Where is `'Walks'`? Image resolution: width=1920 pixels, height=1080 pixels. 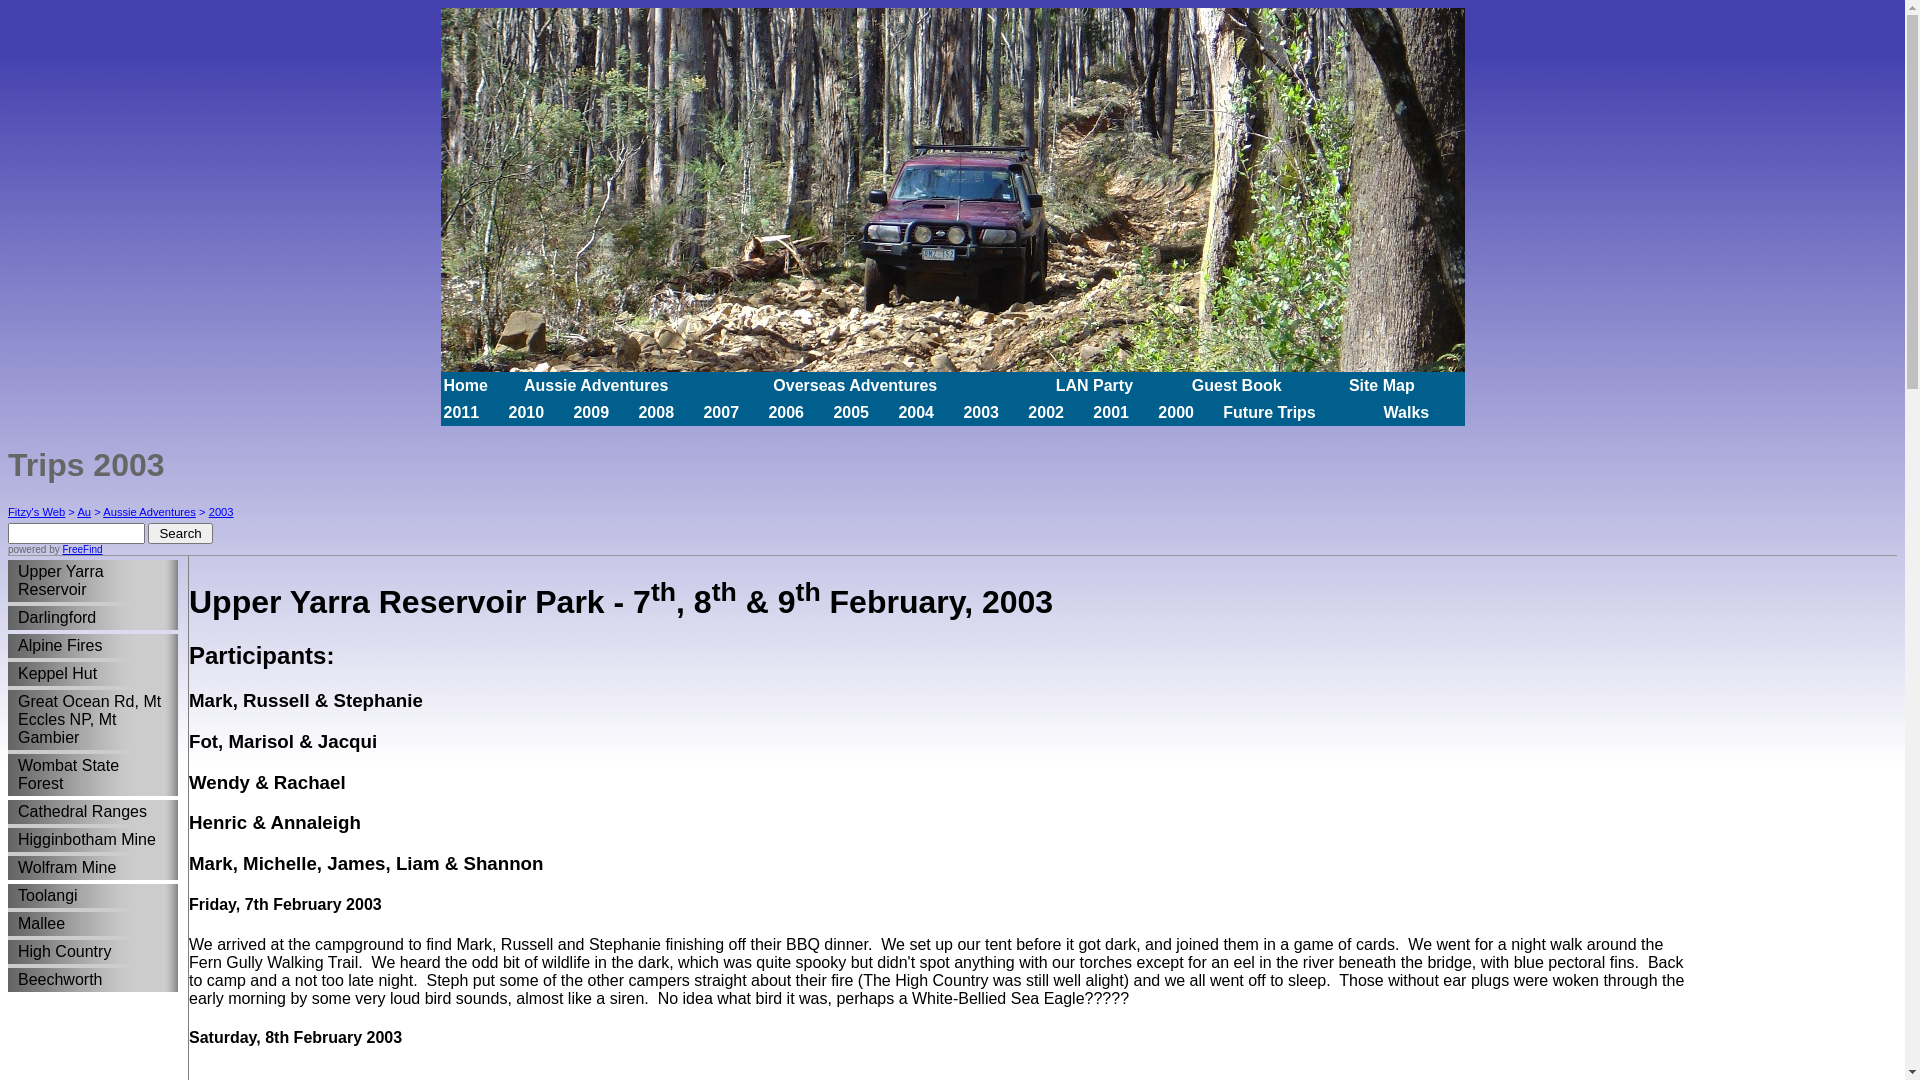
'Walks' is located at coordinates (1405, 411).